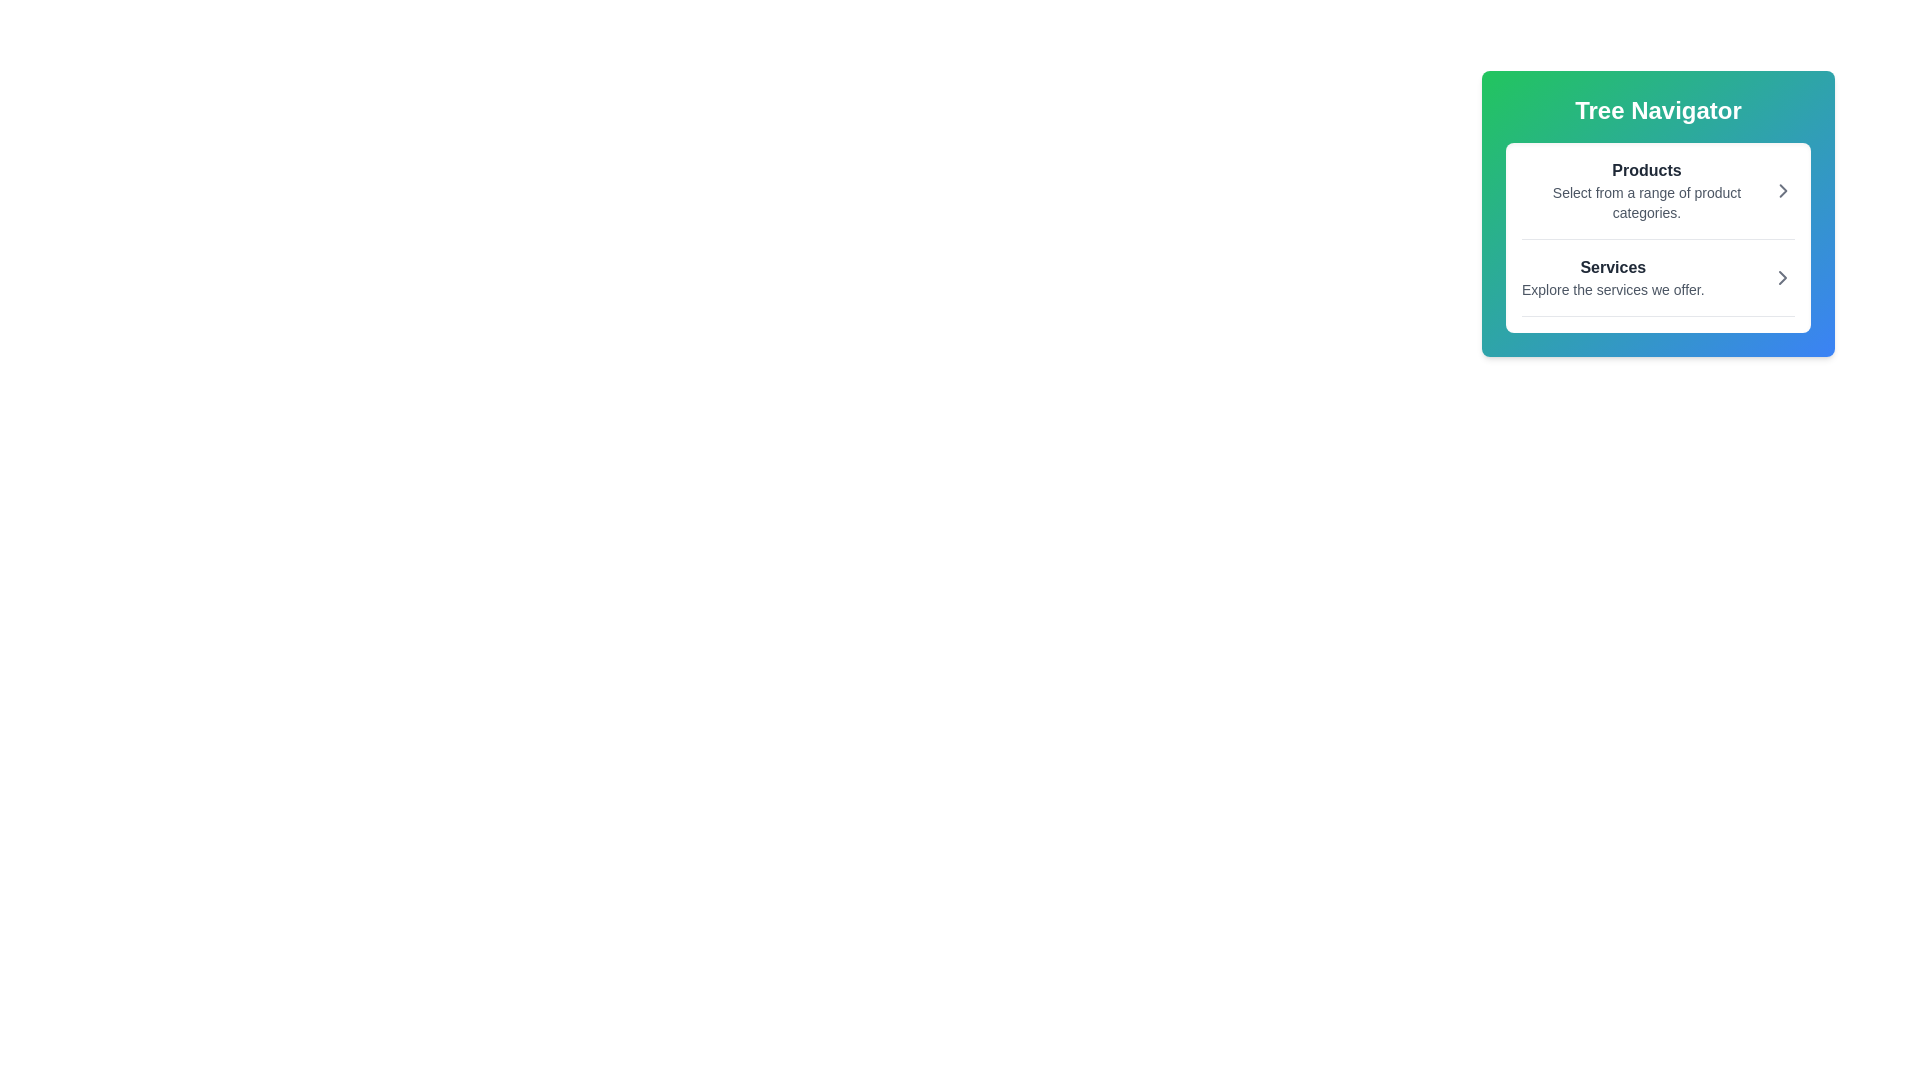  What do you see at coordinates (1658, 199) in the screenshot?
I see `the 'Products' interactive navigation item in the Tree Navigator menu` at bounding box center [1658, 199].